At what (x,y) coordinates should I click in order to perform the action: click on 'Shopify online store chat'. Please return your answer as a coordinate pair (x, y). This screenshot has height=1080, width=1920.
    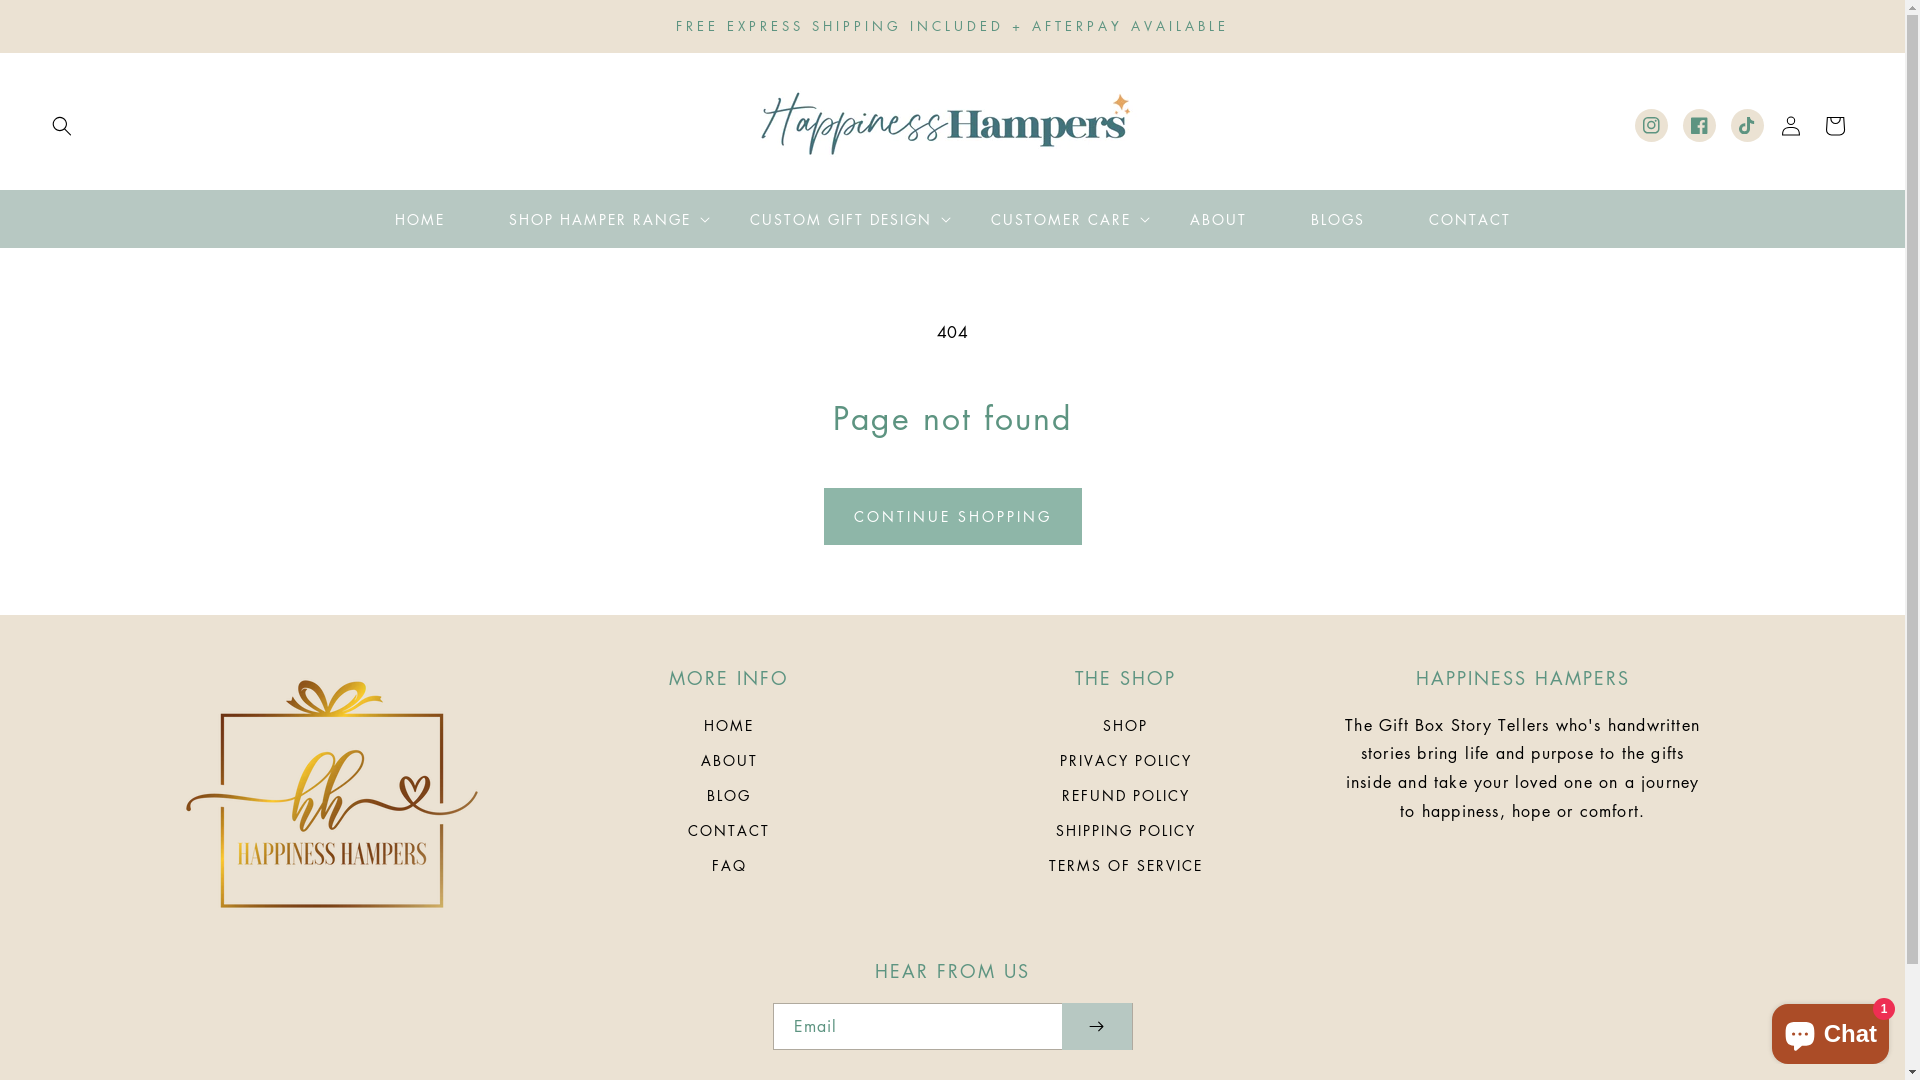
    Looking at the image, I should click on (1830, 1029).